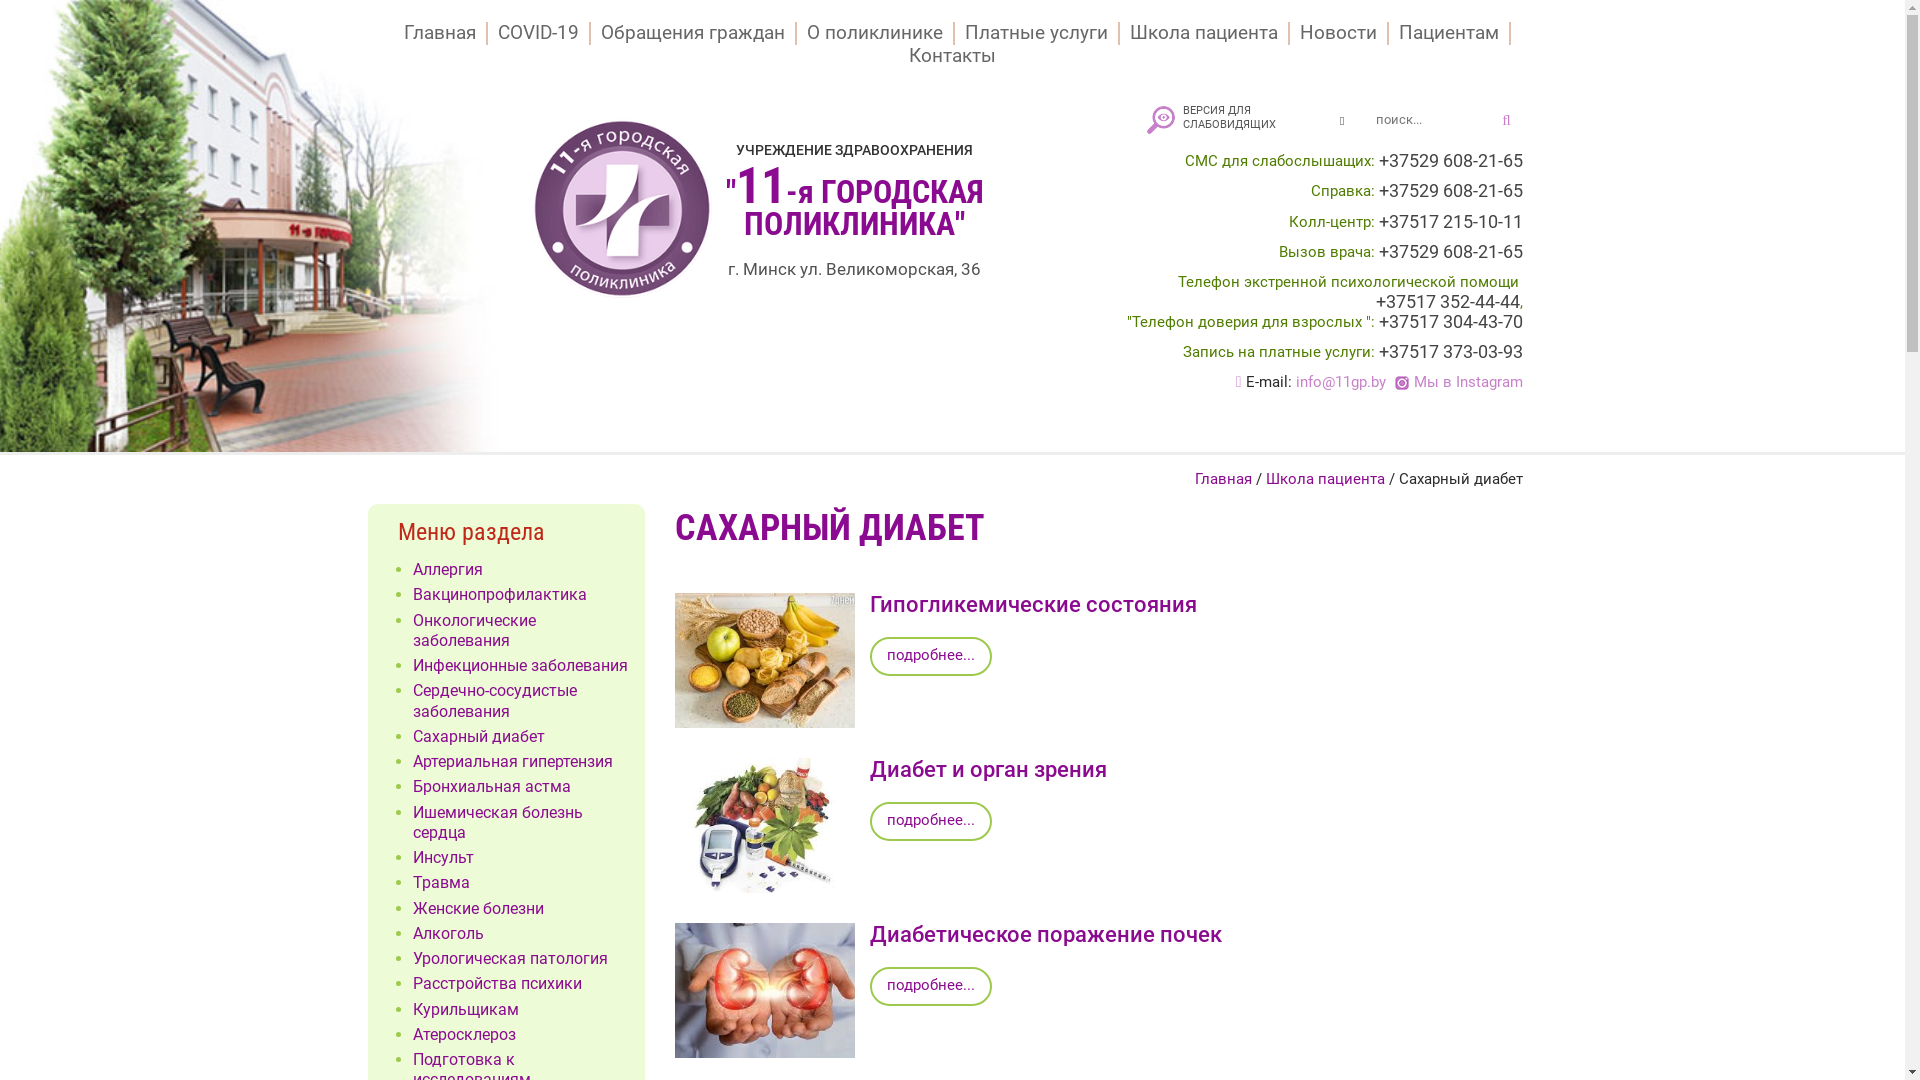 The width and height of the screenshot is (1920, 1080). I want to click on '+37517 215-10-11', so click(1449, 222).